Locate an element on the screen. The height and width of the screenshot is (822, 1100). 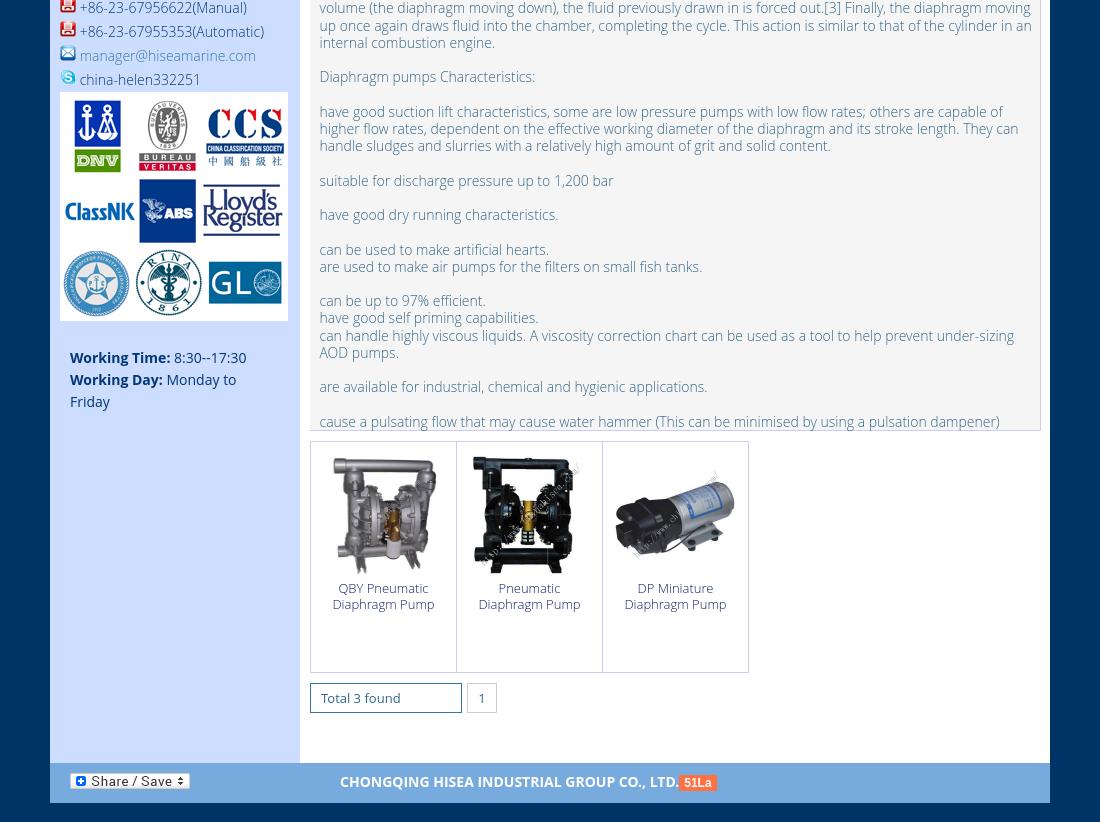
'have good self priming capabilities.' is located at coordinates (427, 317).